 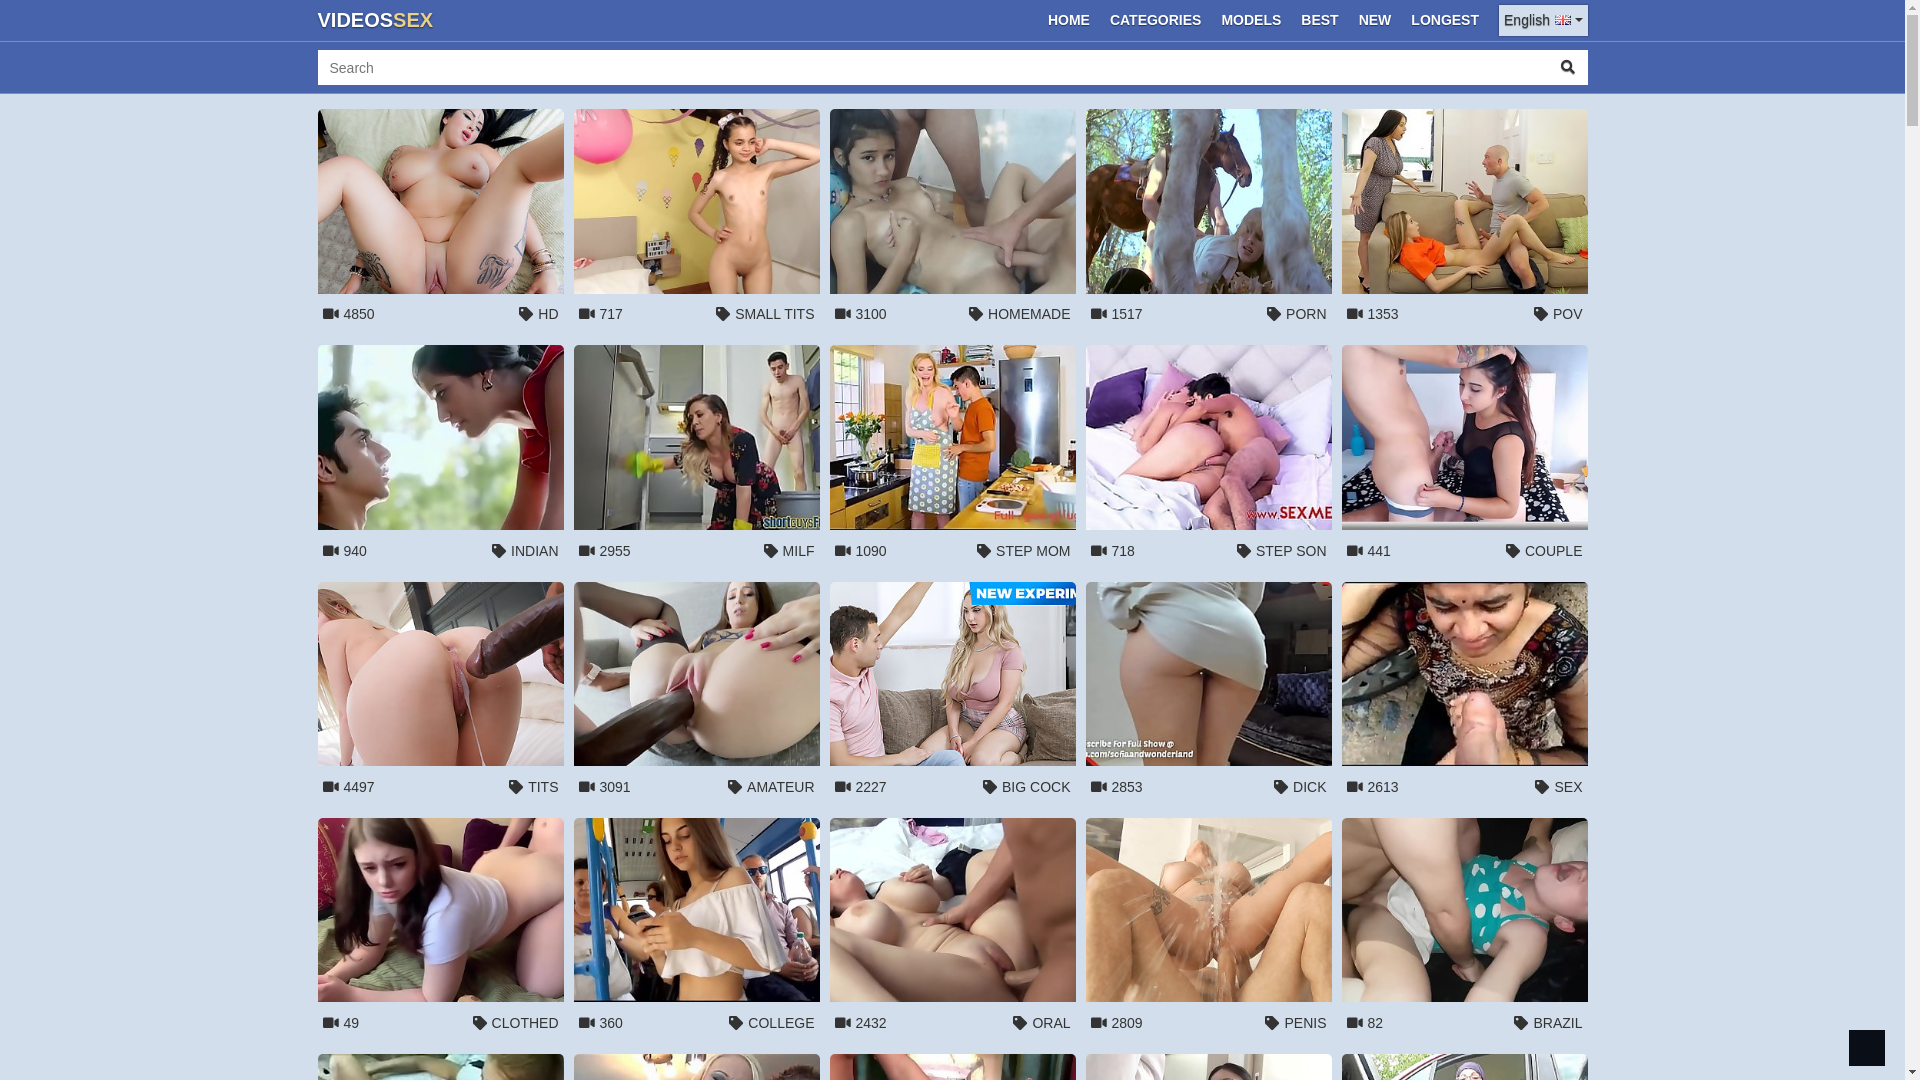 I want to click on '3100, so click(x=952, y=222).